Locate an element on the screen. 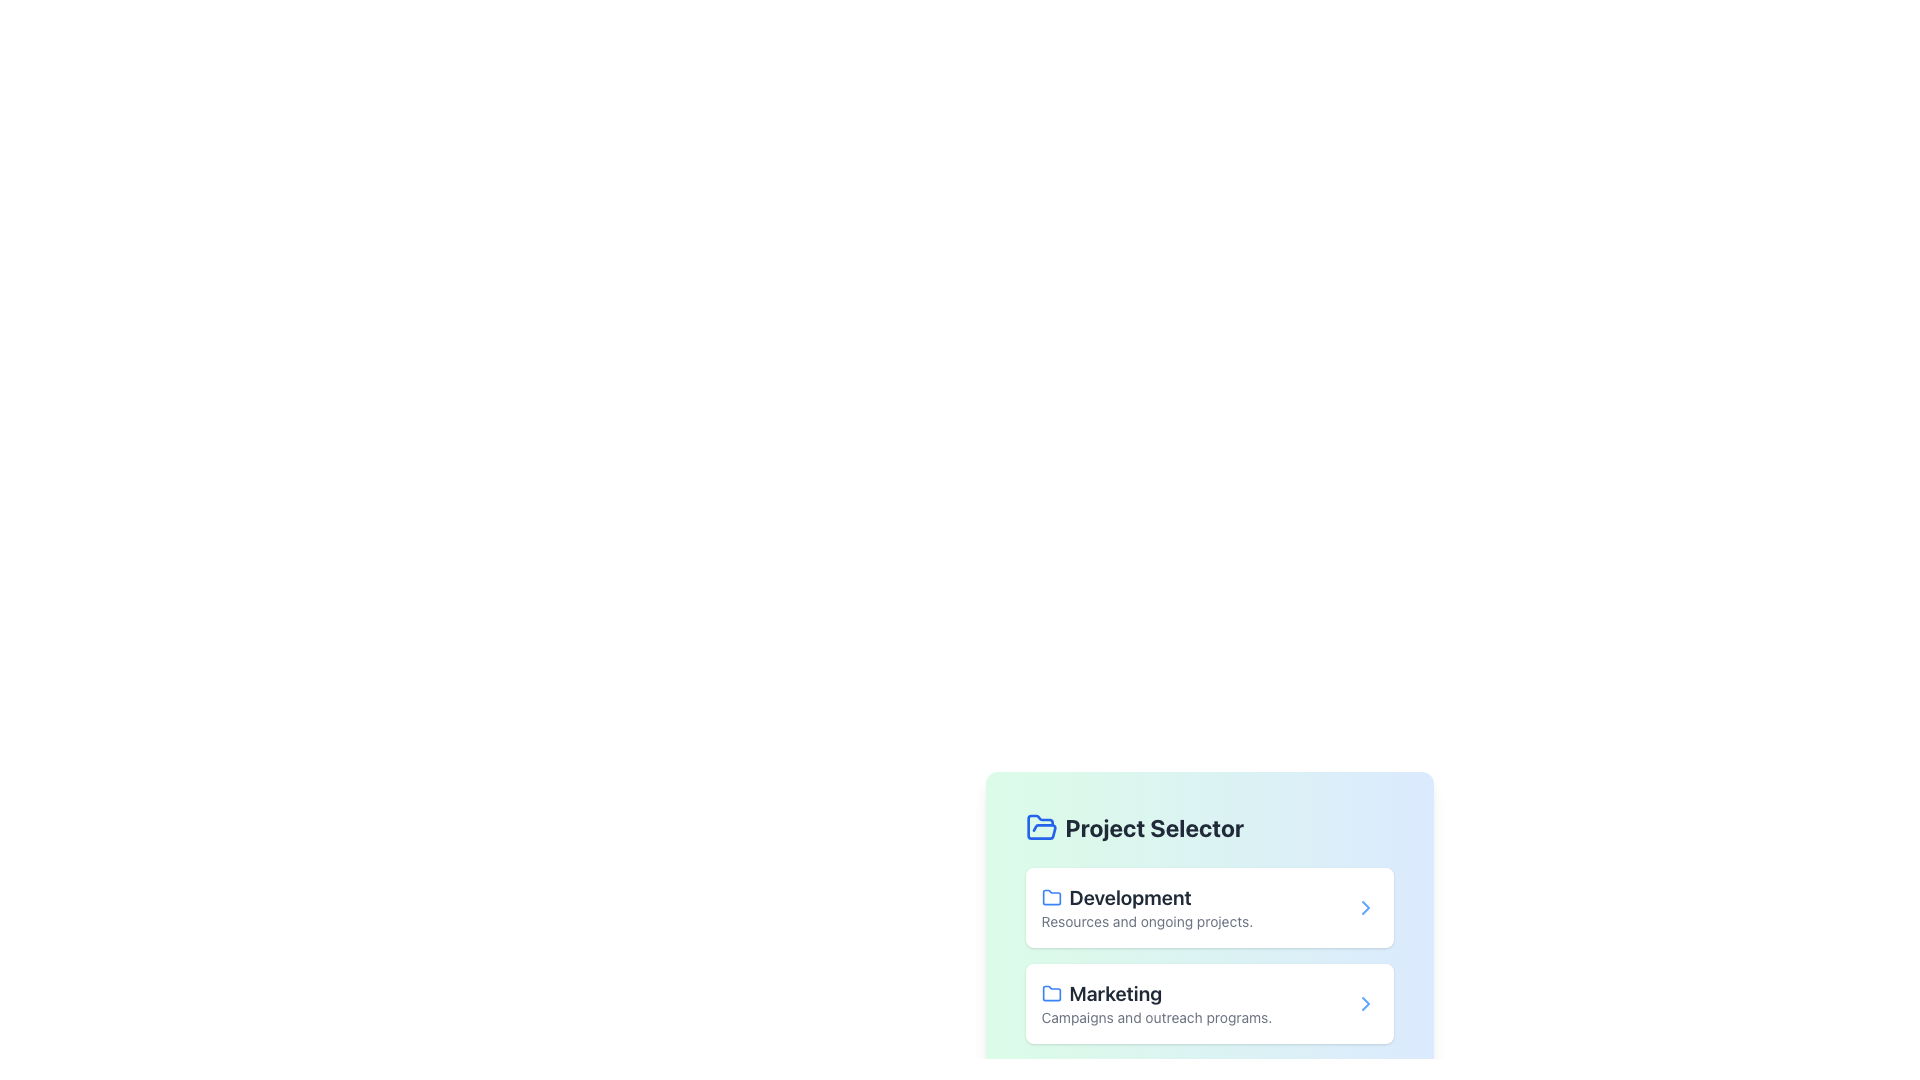  the text label element that contains 'Resources and ongoing projects.' located below the 'Development' section header in a dropdown menu is located at coordinates (1147, 921).